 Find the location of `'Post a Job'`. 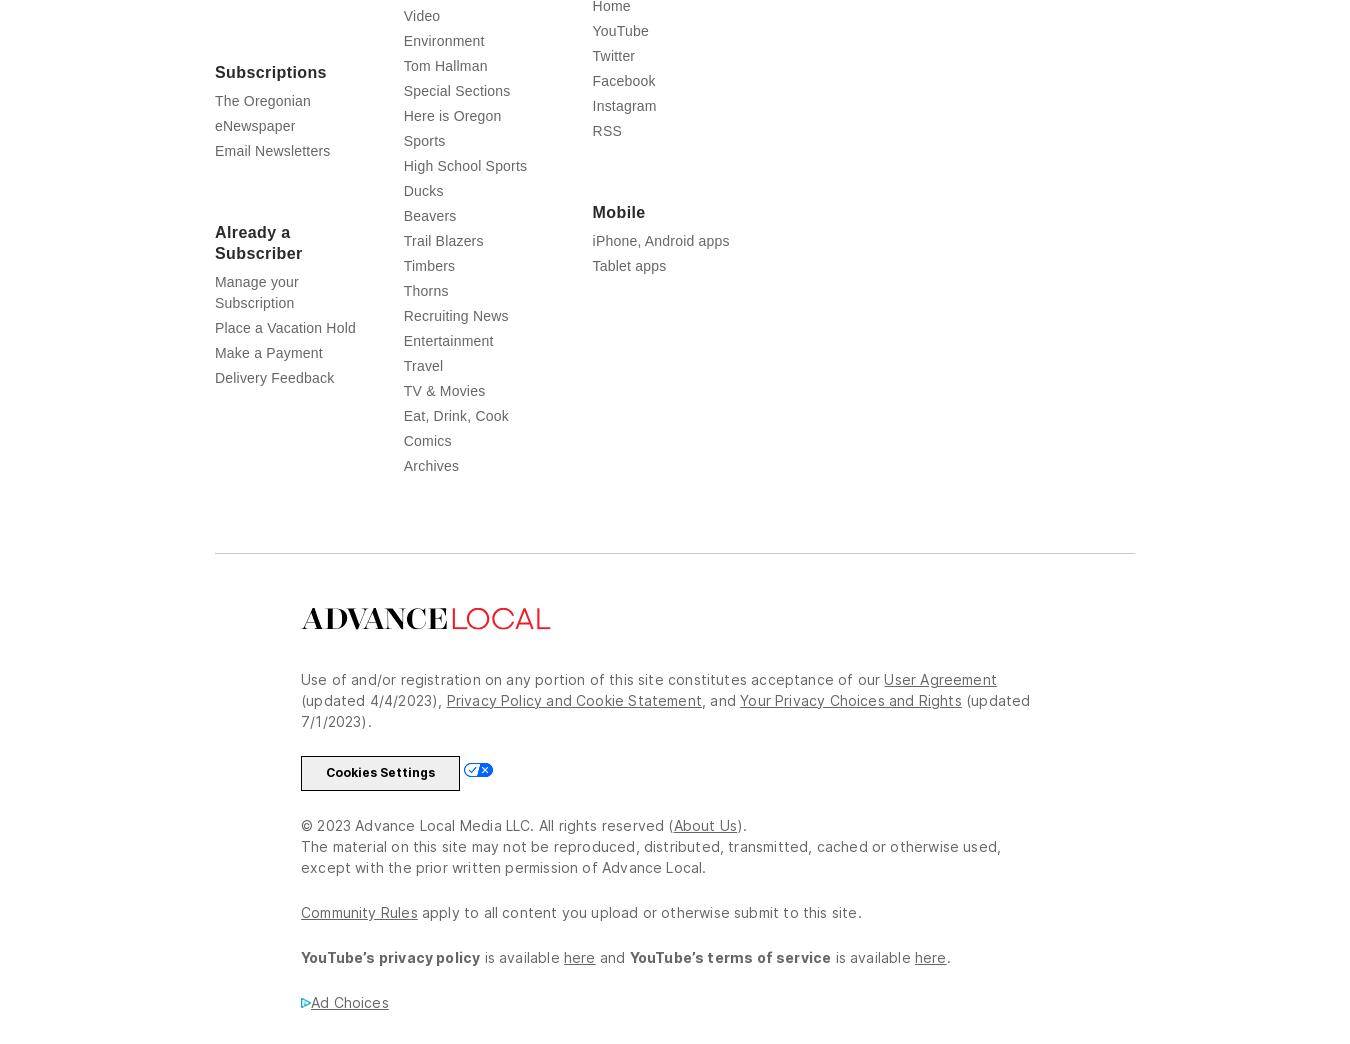

'Post a Job' is located at coordinates (814, 28).